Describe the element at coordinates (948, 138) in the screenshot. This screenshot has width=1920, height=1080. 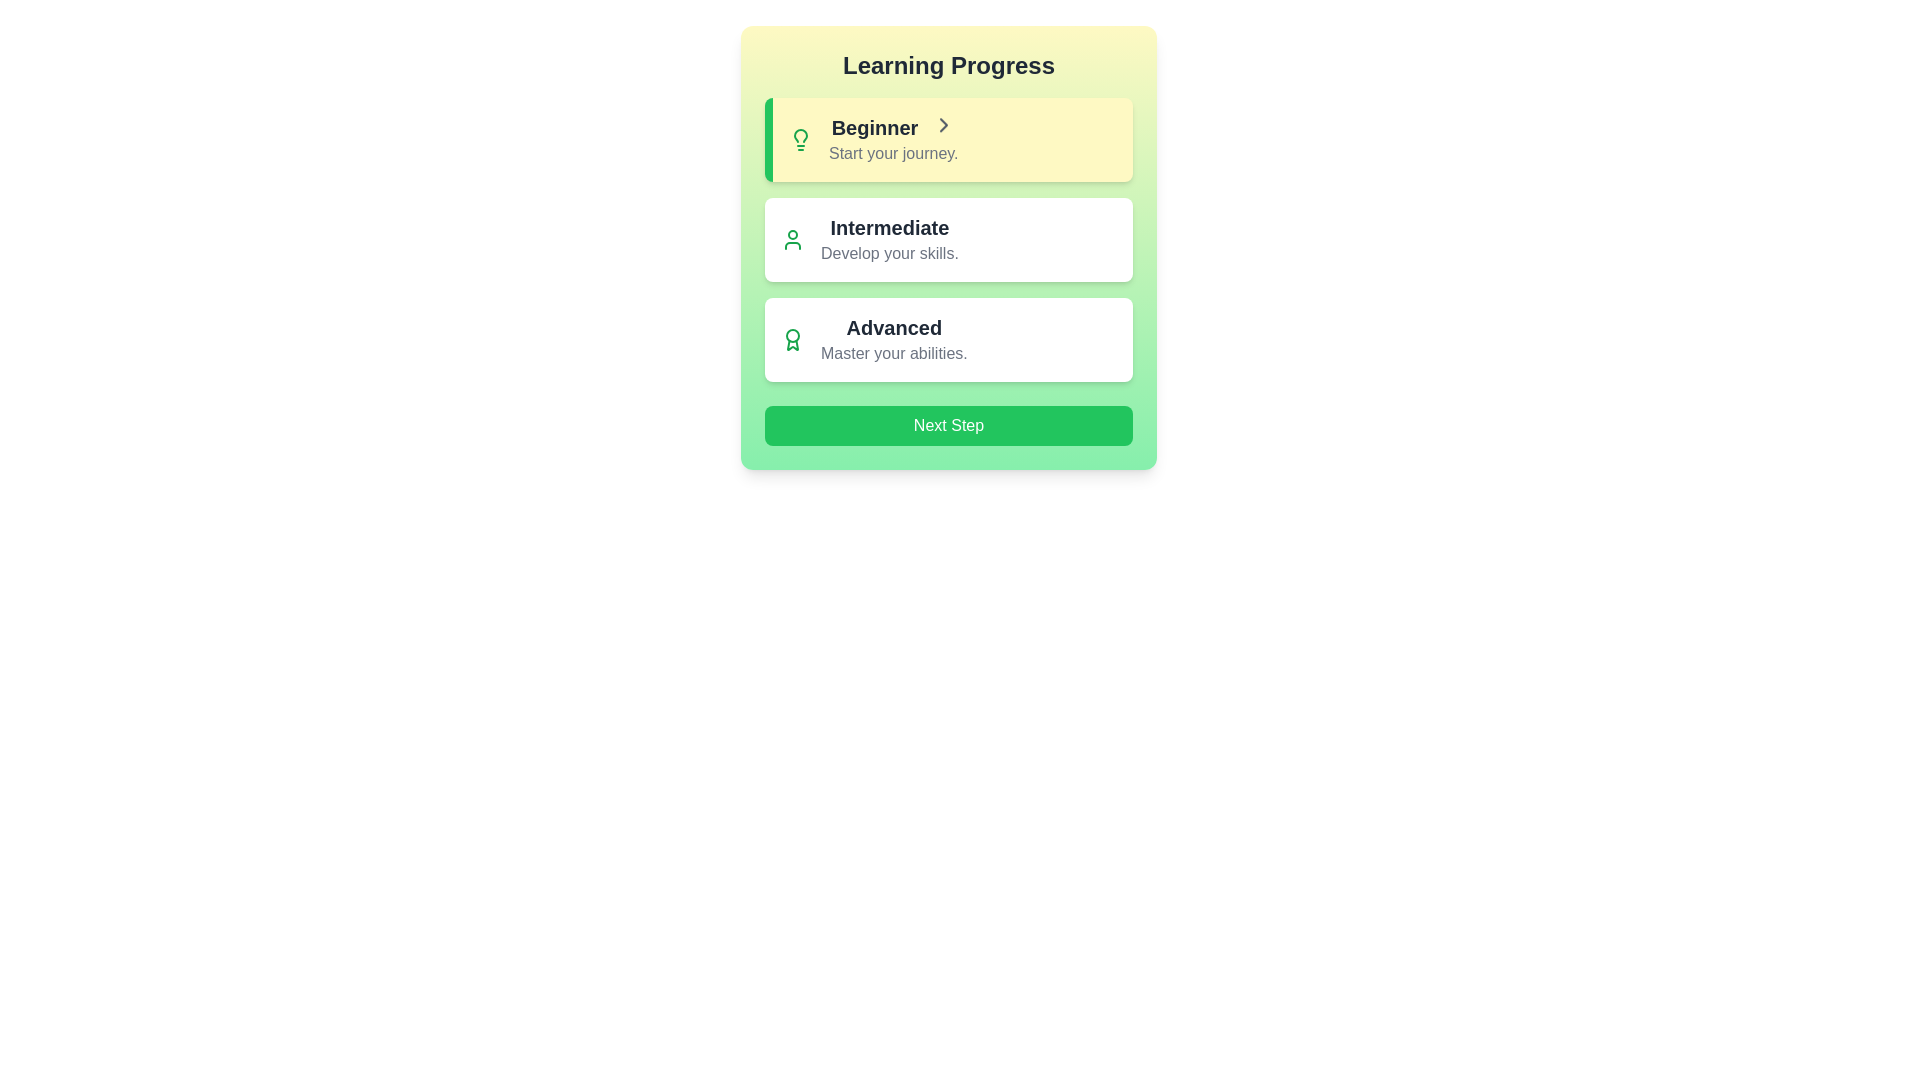
I see `the first Interactive Card in the 'Learning Progress' section, which provides access to details or content related to beginning a journey or learning experience` at that location.